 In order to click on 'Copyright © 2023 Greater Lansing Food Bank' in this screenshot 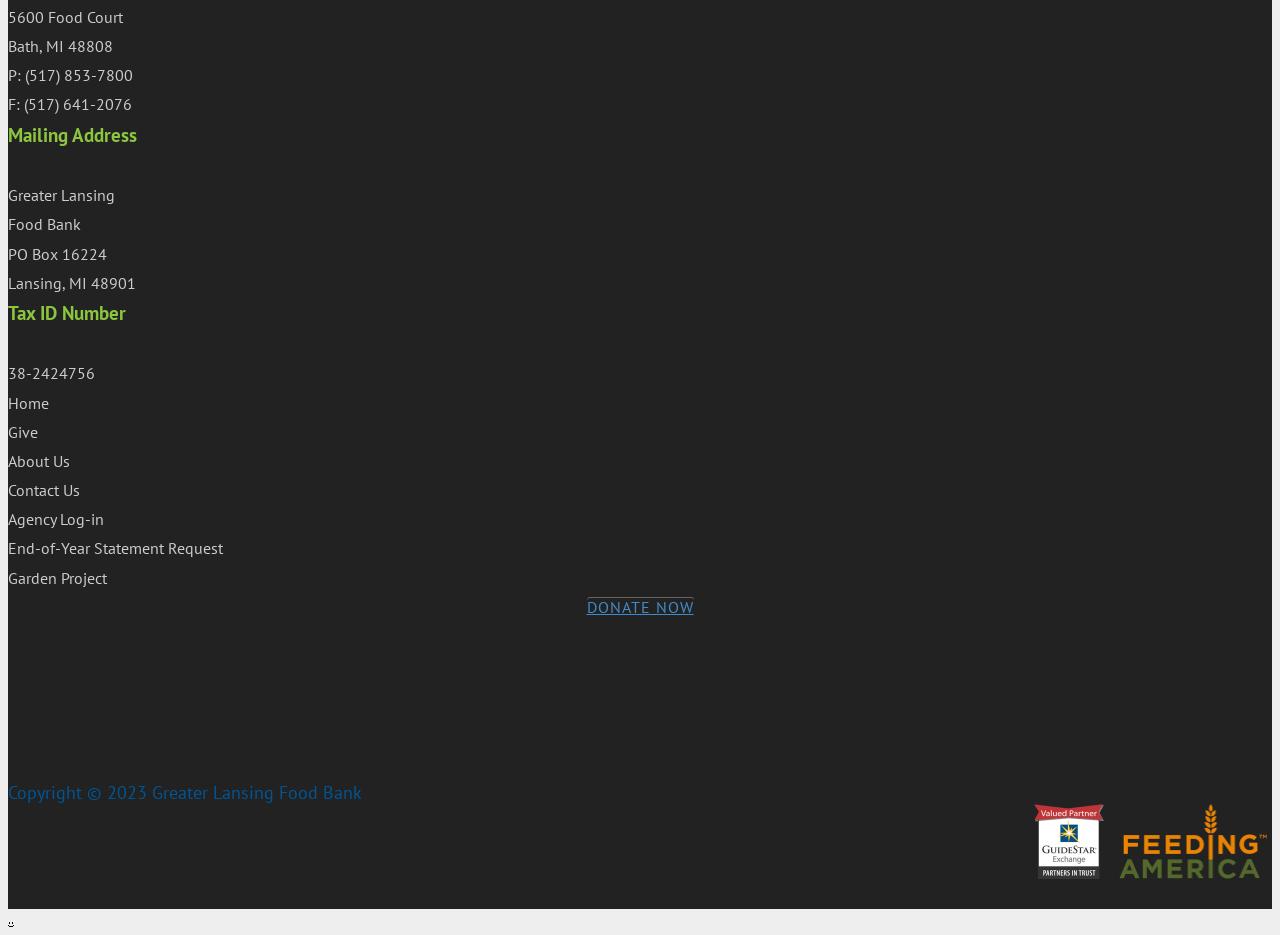, I will do `click(8, 791)`.